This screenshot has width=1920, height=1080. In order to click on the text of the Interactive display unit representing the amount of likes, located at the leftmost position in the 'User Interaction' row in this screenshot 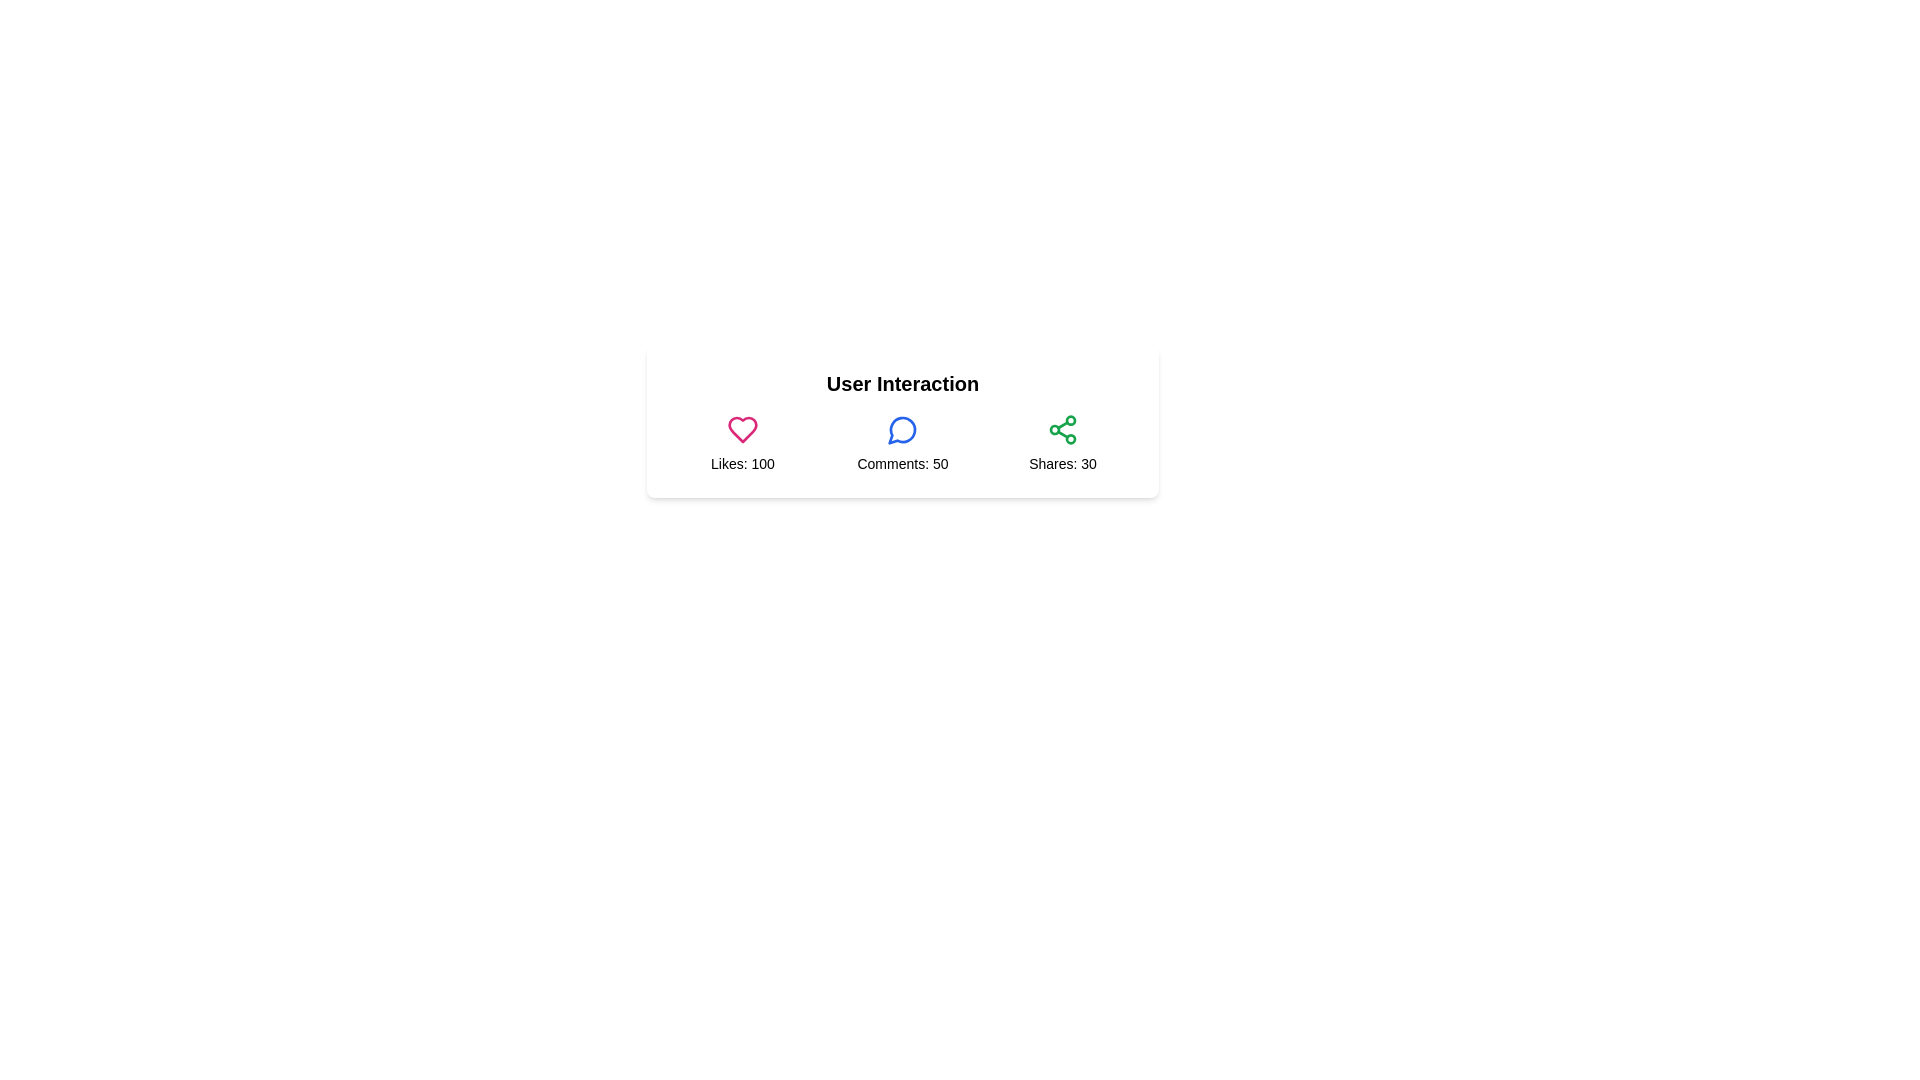, I will do `click(742, 442)`.